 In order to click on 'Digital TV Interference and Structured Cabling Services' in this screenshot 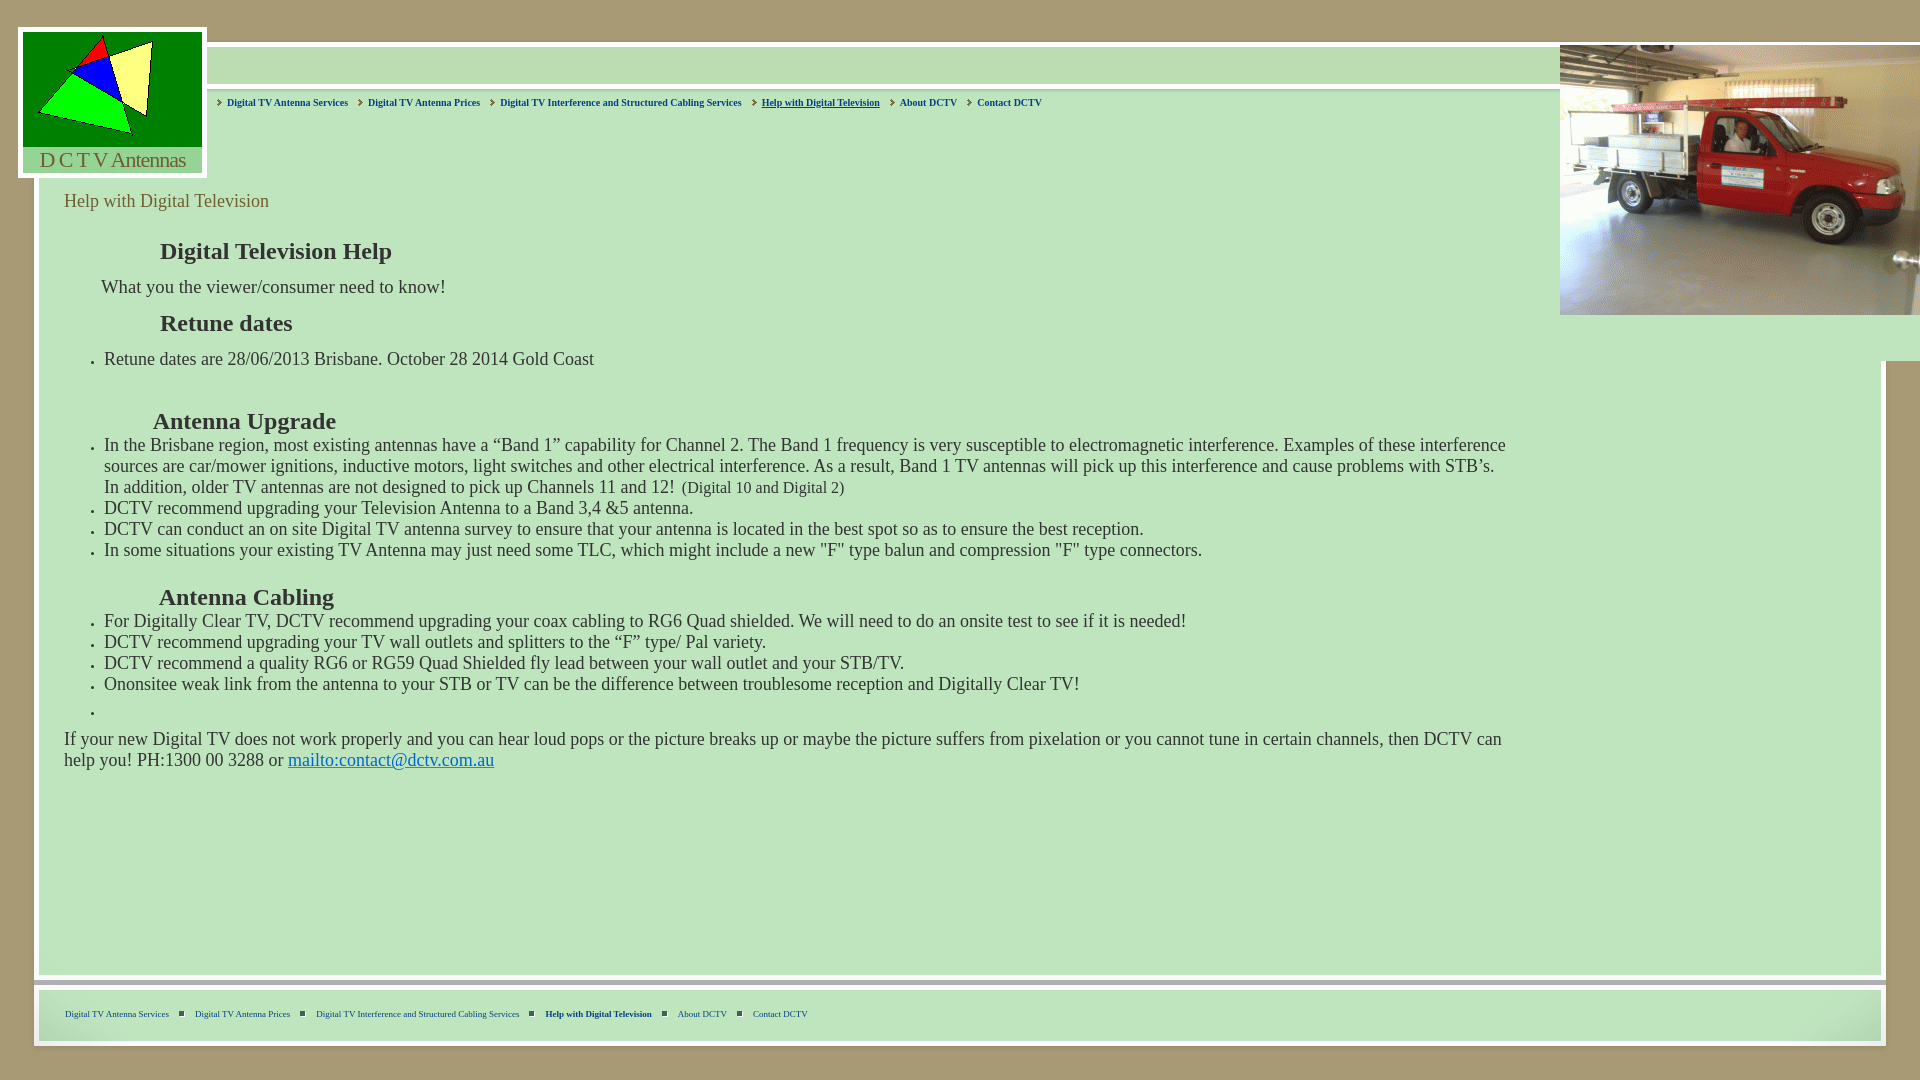, I will do `click(619, 102)`.